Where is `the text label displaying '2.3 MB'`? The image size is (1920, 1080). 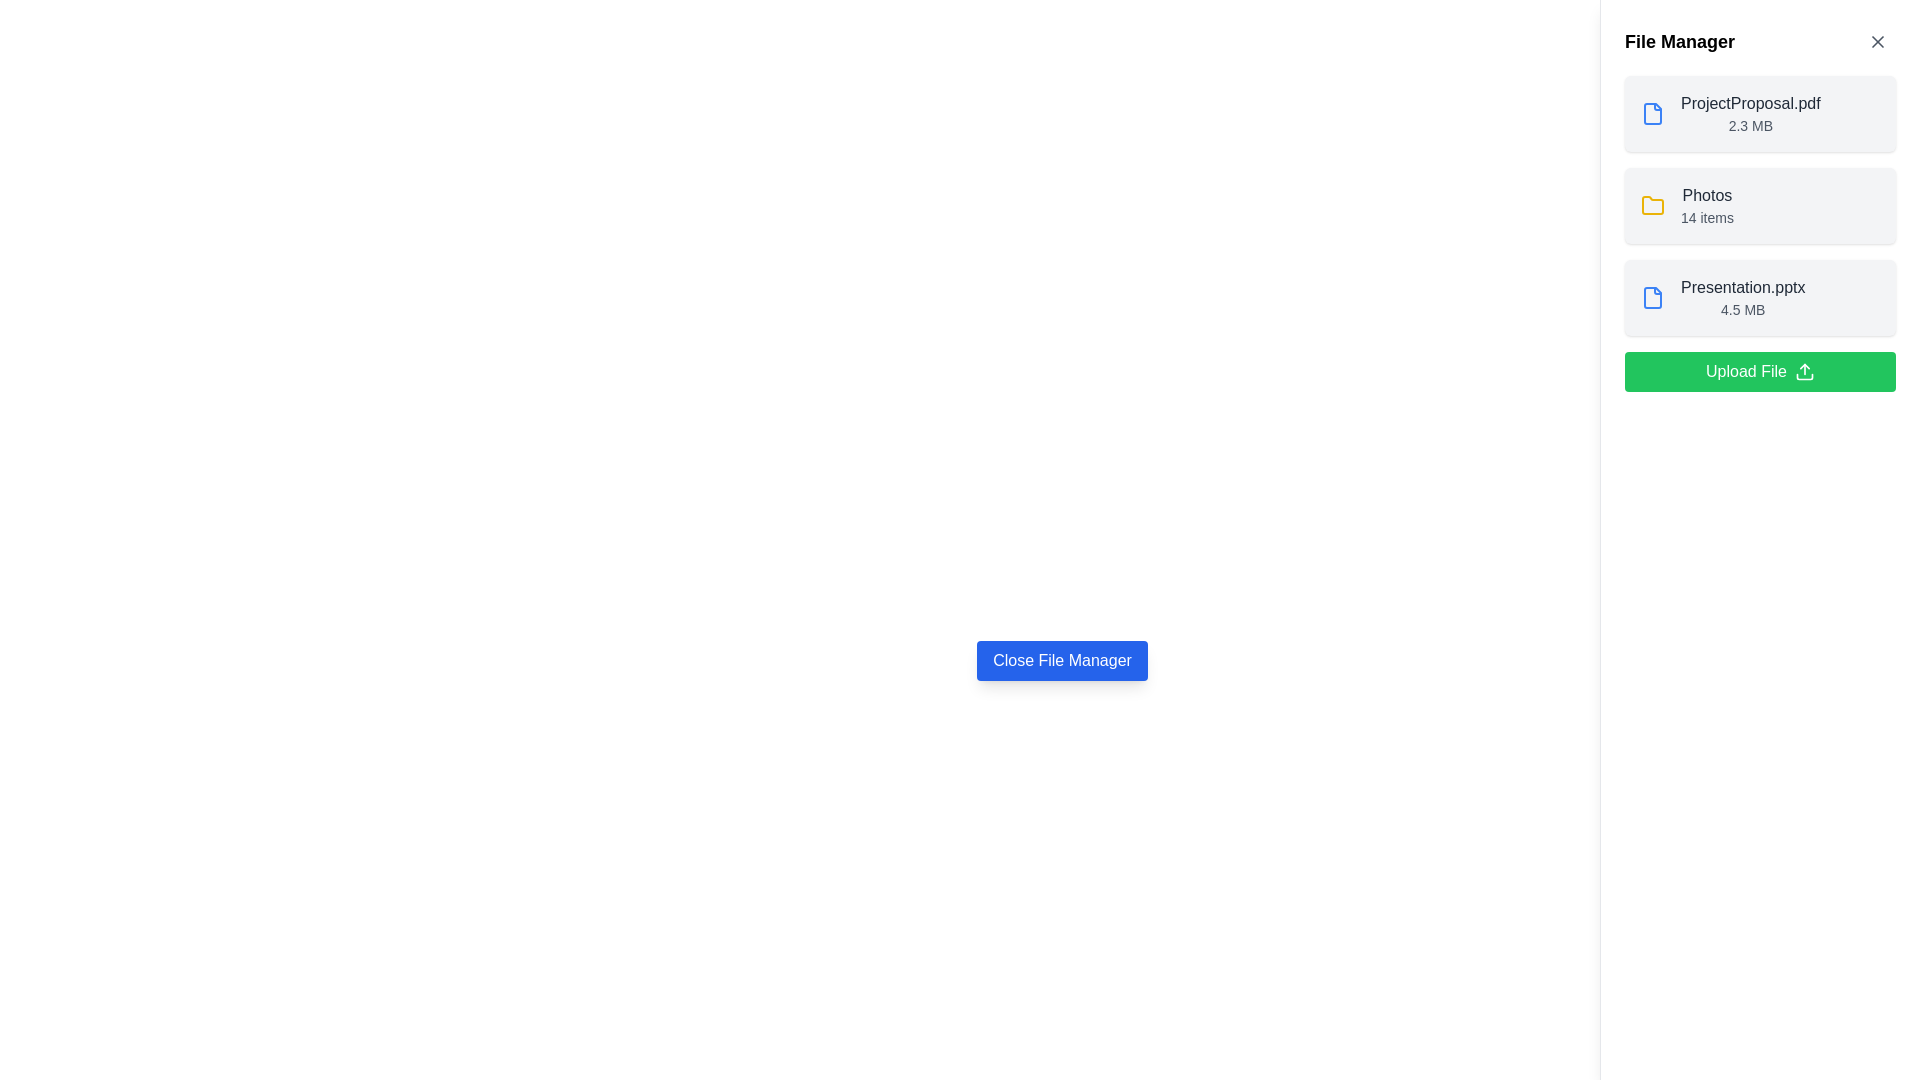
the text label displaying '2.3 MB' is located at coordinates (1749, 126).